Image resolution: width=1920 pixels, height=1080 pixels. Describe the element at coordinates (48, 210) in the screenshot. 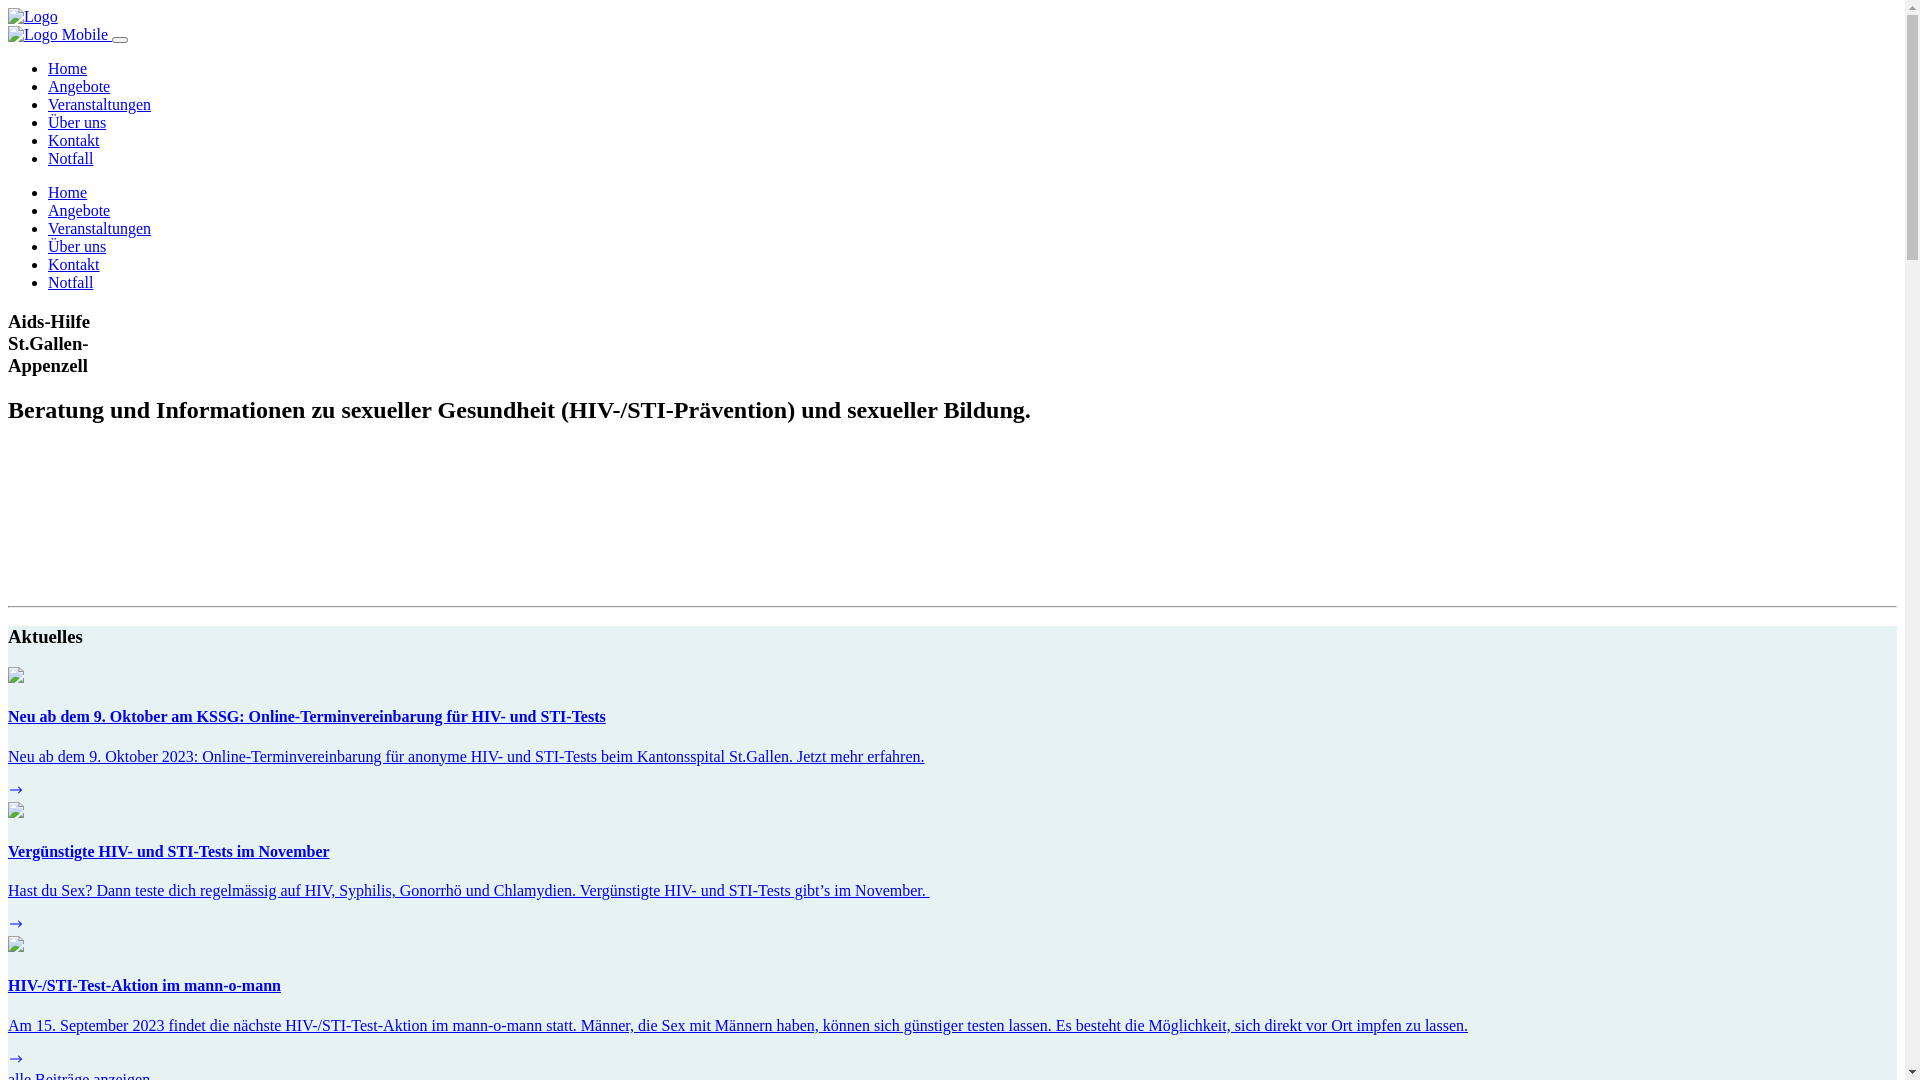

I see `'Angebote'` at that location.